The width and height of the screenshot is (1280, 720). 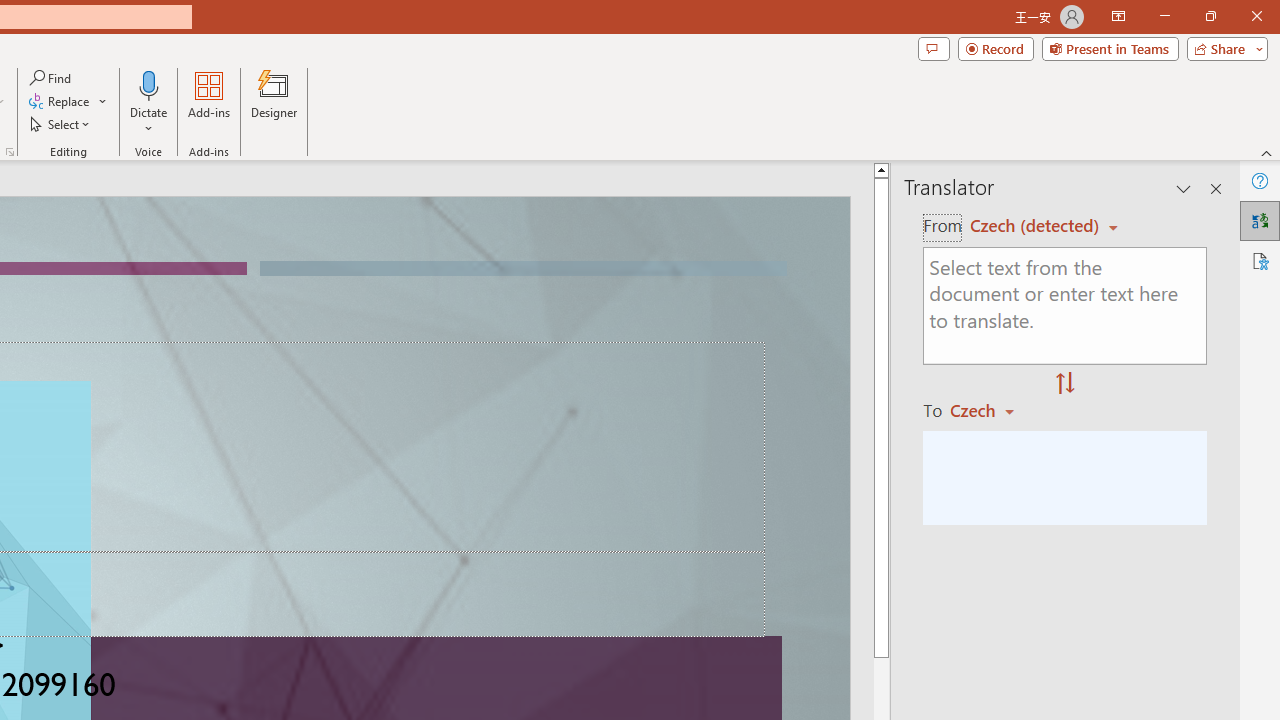 What do you see at coordinates (1064, 384) in the screenshot?
I see `'Swap "from" and "to" languages.'` at bounding box center [1064, 384].